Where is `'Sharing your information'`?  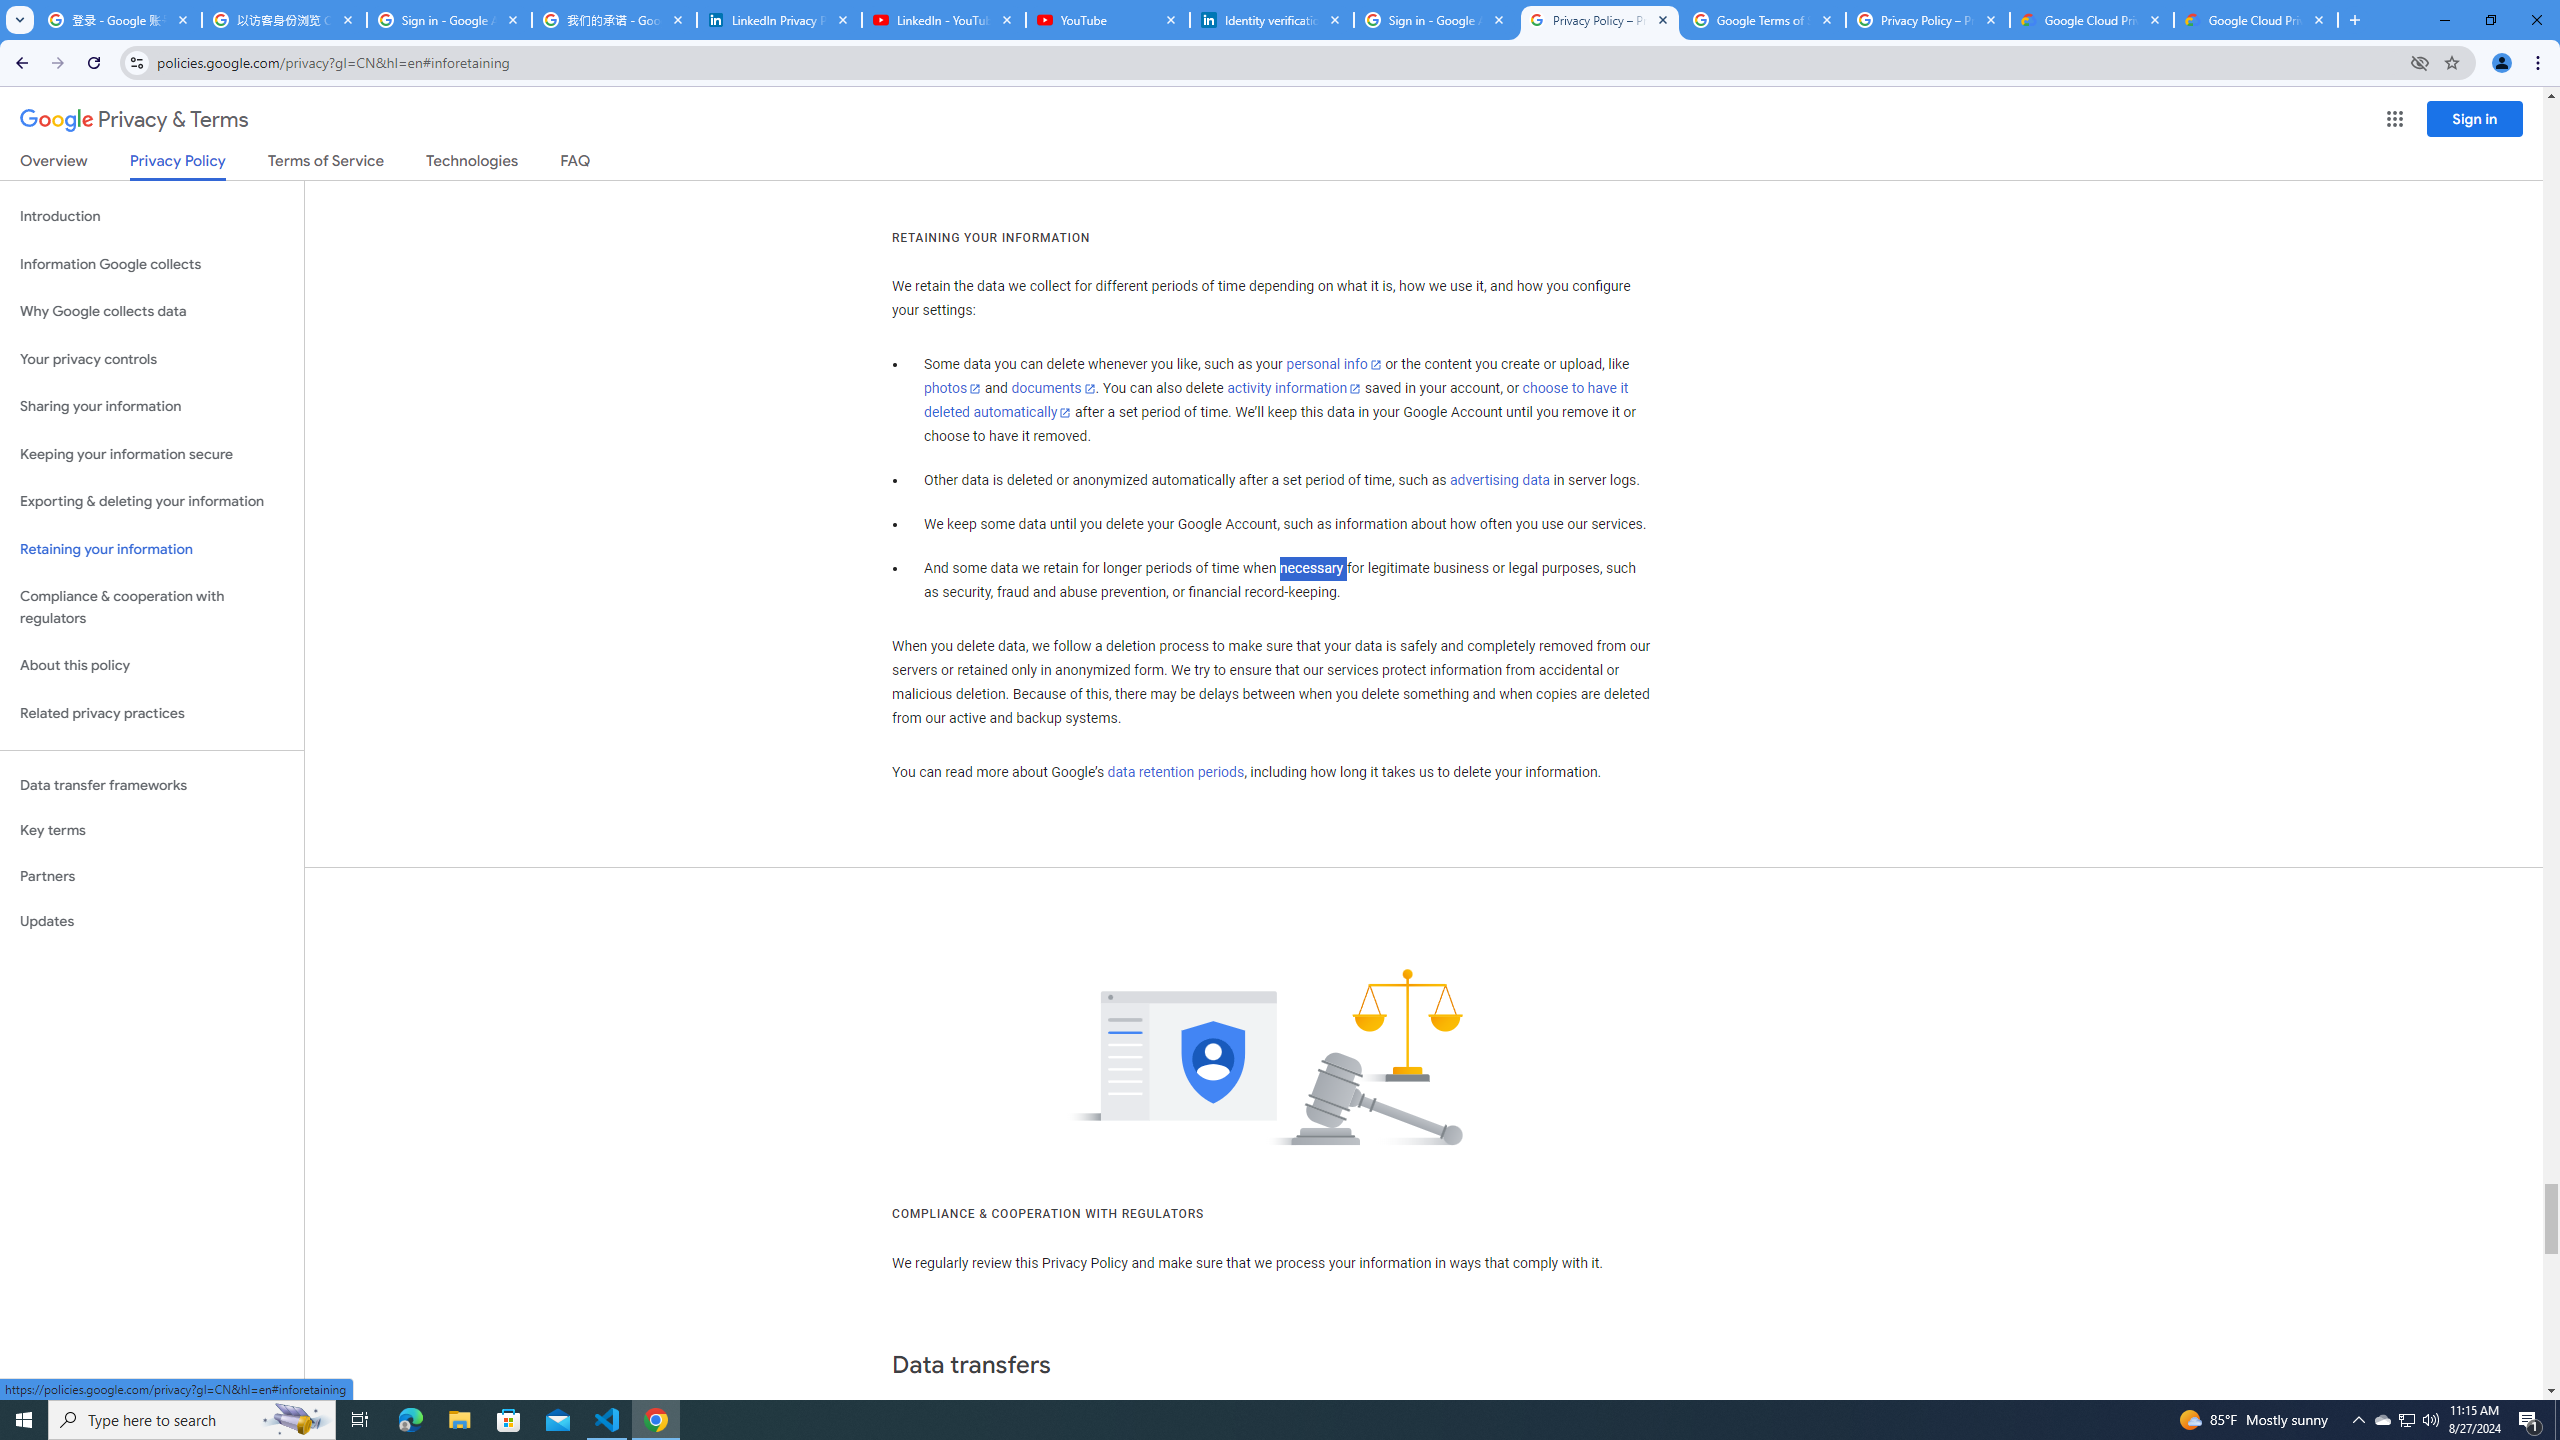
'Sharing your information' is located at coordinates (151, 405).